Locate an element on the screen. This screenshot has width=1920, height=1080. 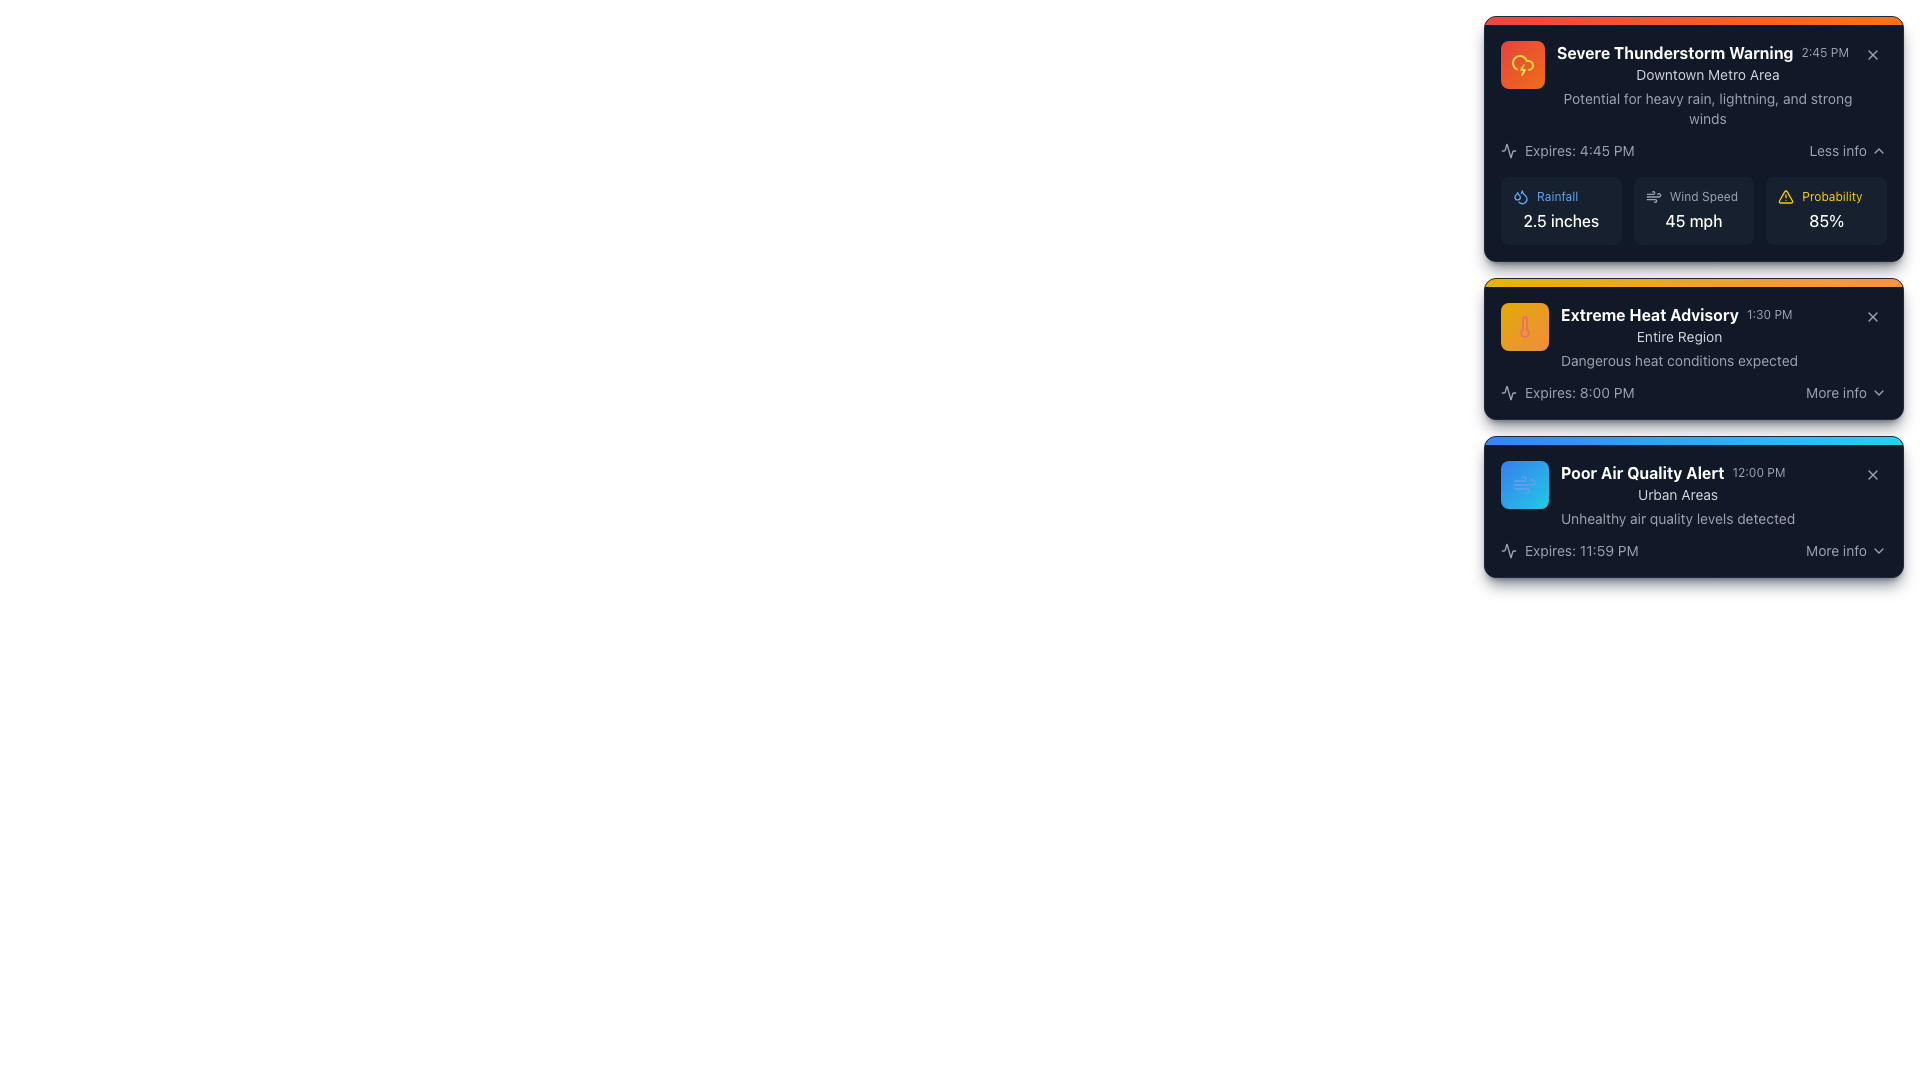
the graphical icon representing a notification related to a waveform or activity, located at the top left of the notification card is located at coordinates (1508, 551).